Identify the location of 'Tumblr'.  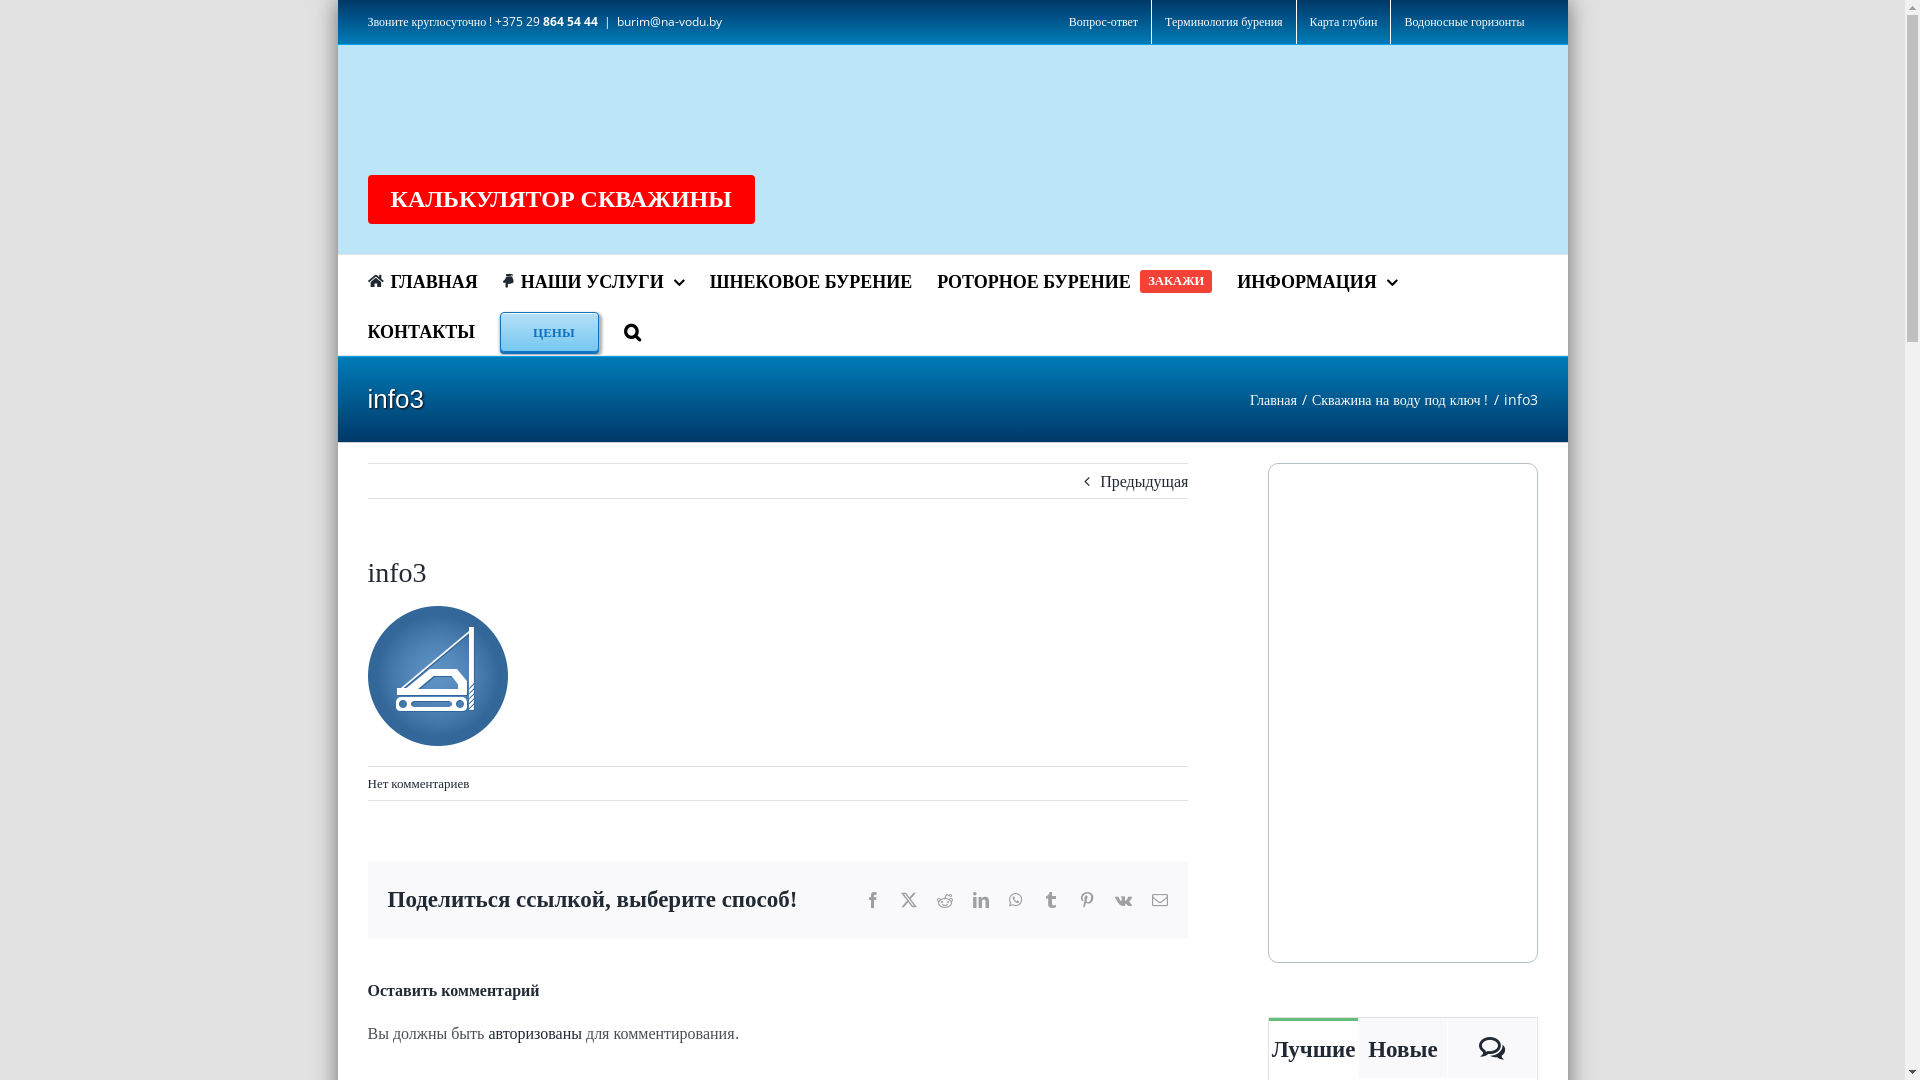
(1050, 898).